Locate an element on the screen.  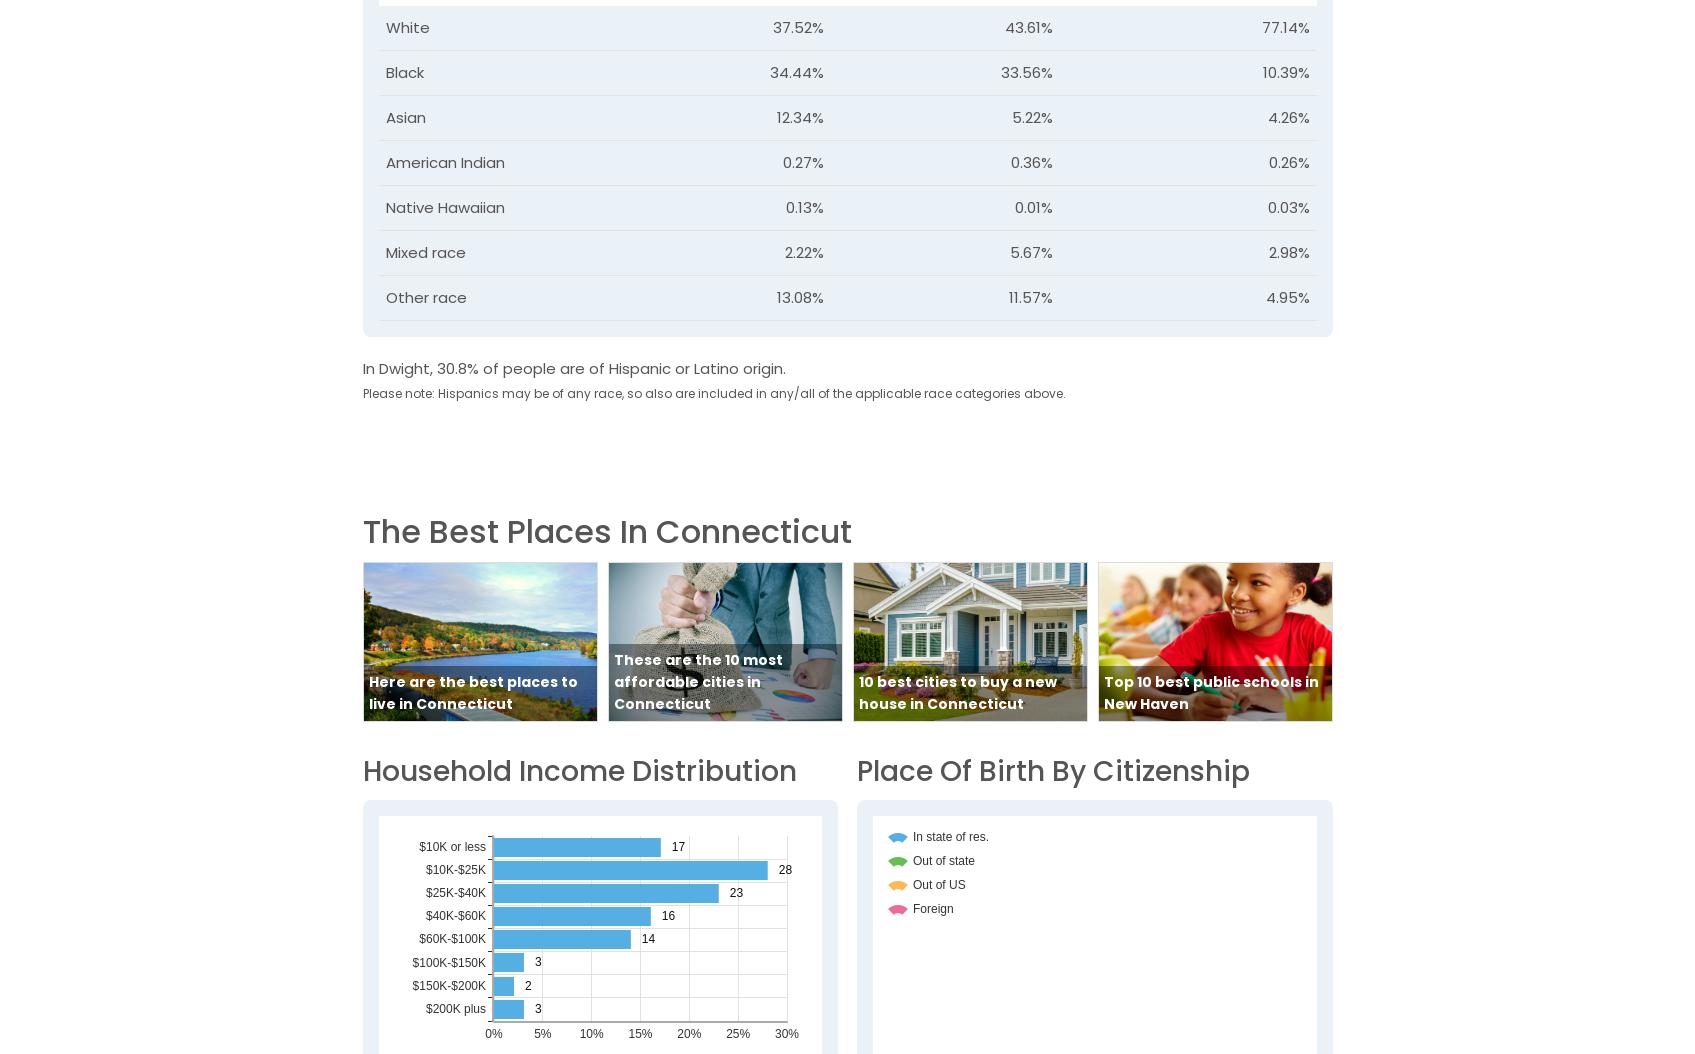
'These are the 10 most affordable cities in Connecticut' is located at coordinates (697, 681).